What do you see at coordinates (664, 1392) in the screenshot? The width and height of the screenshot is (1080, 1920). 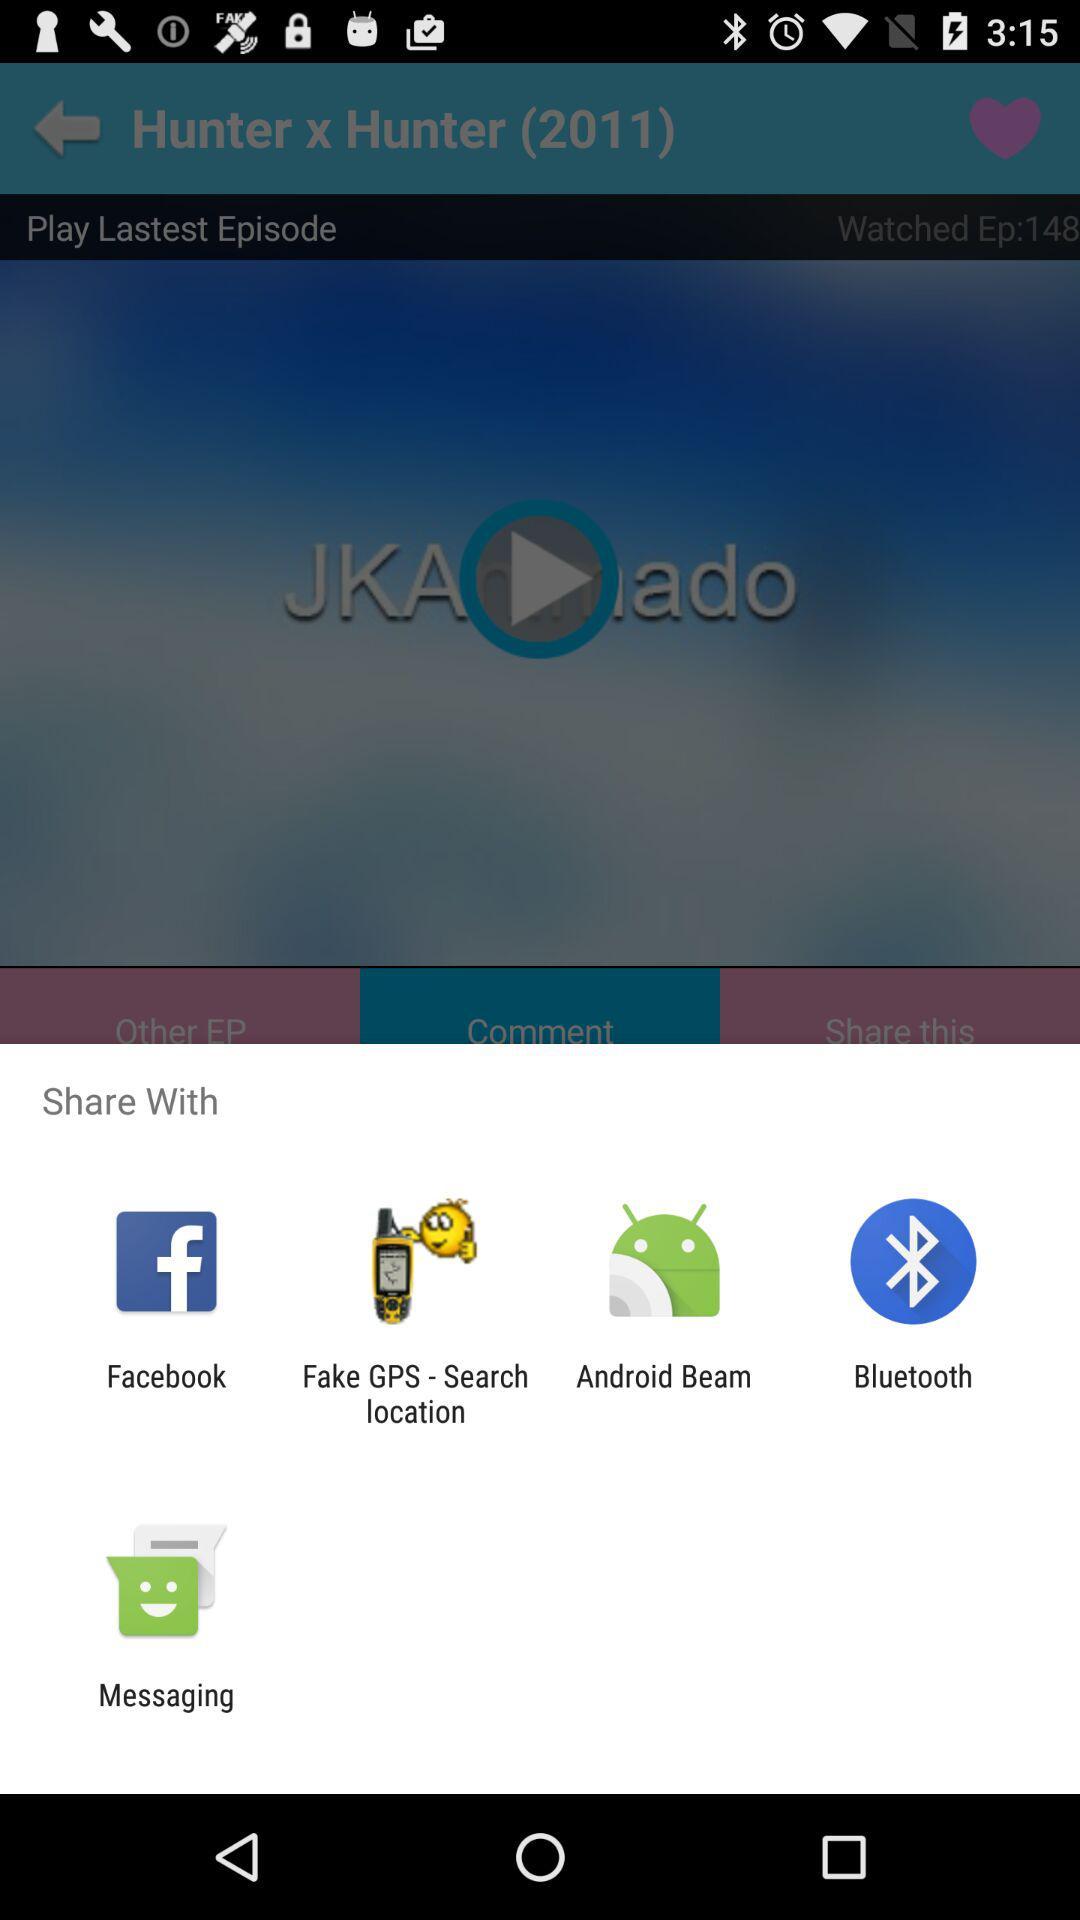 I see `the app to the right of the fake gps search` at bounding box center [664, 1392].